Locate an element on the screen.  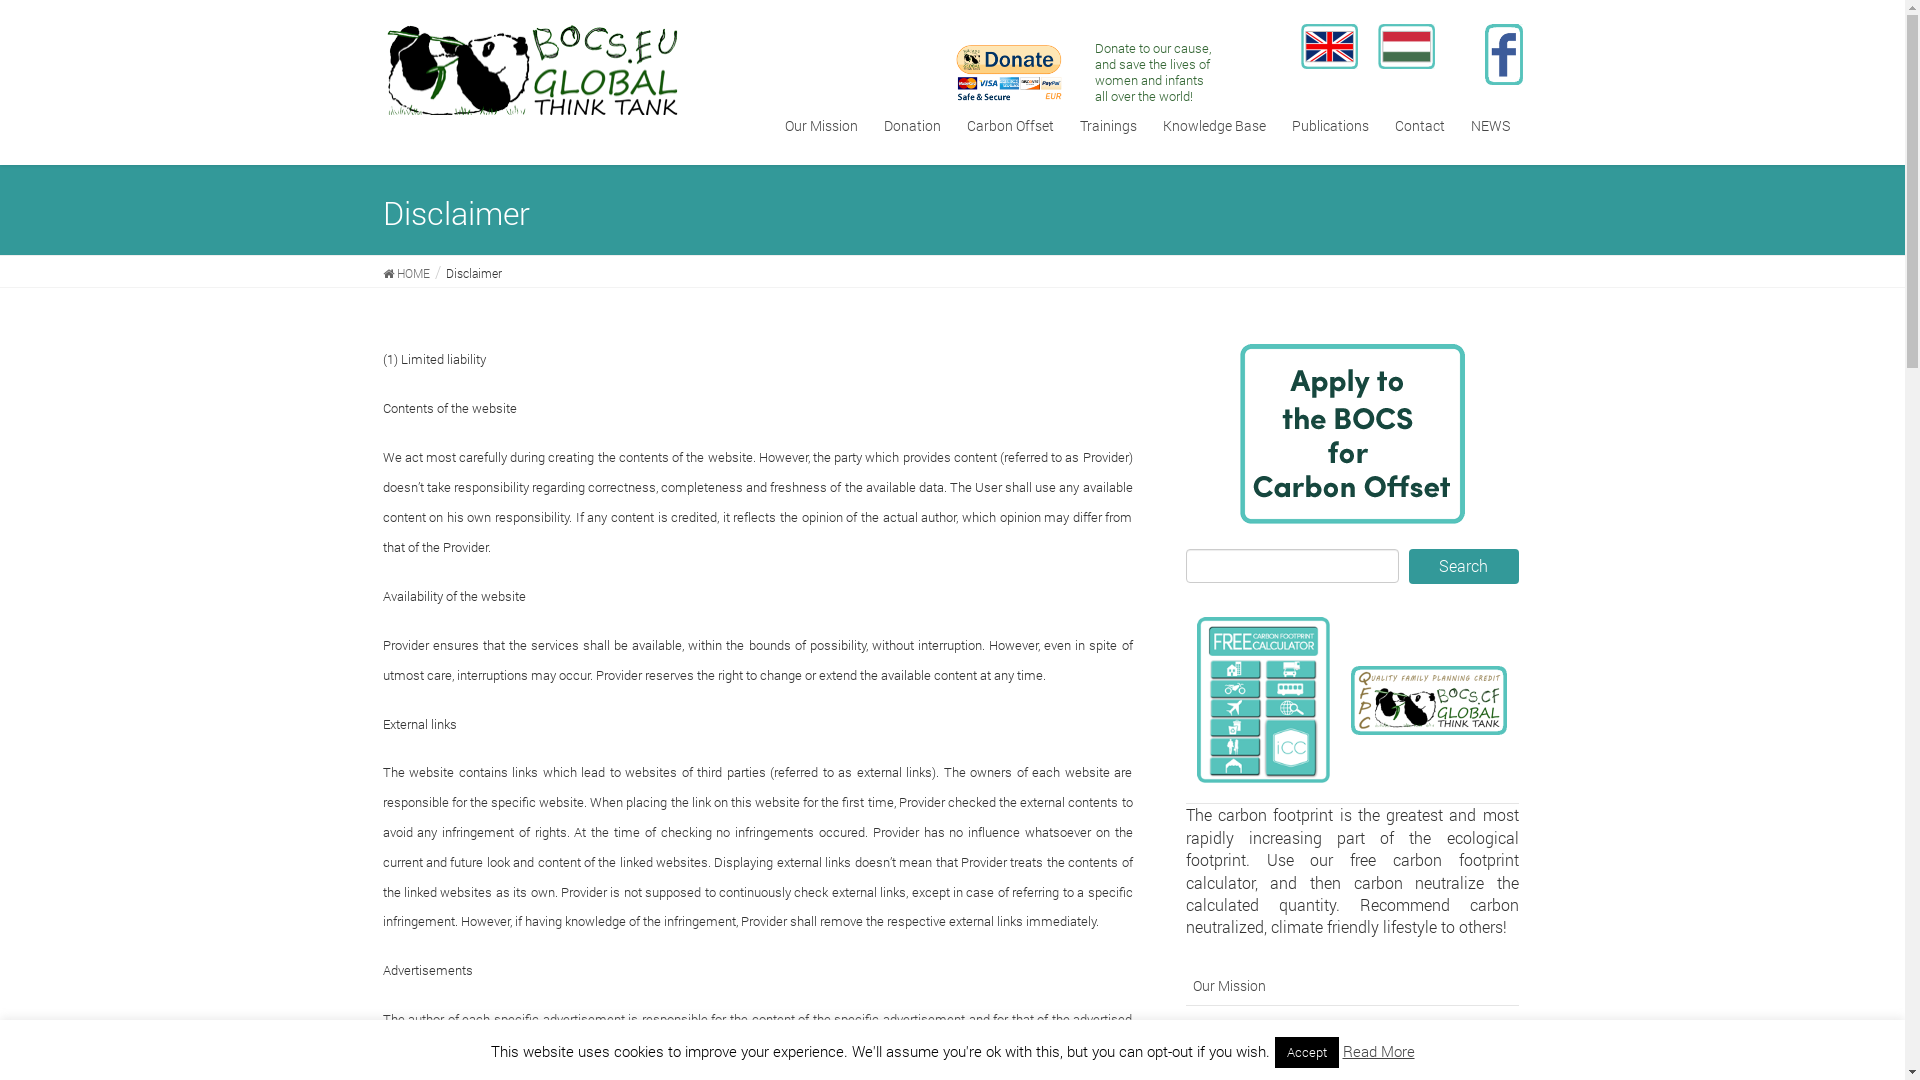
'Accept' is located at coordinates (1305, 1051).